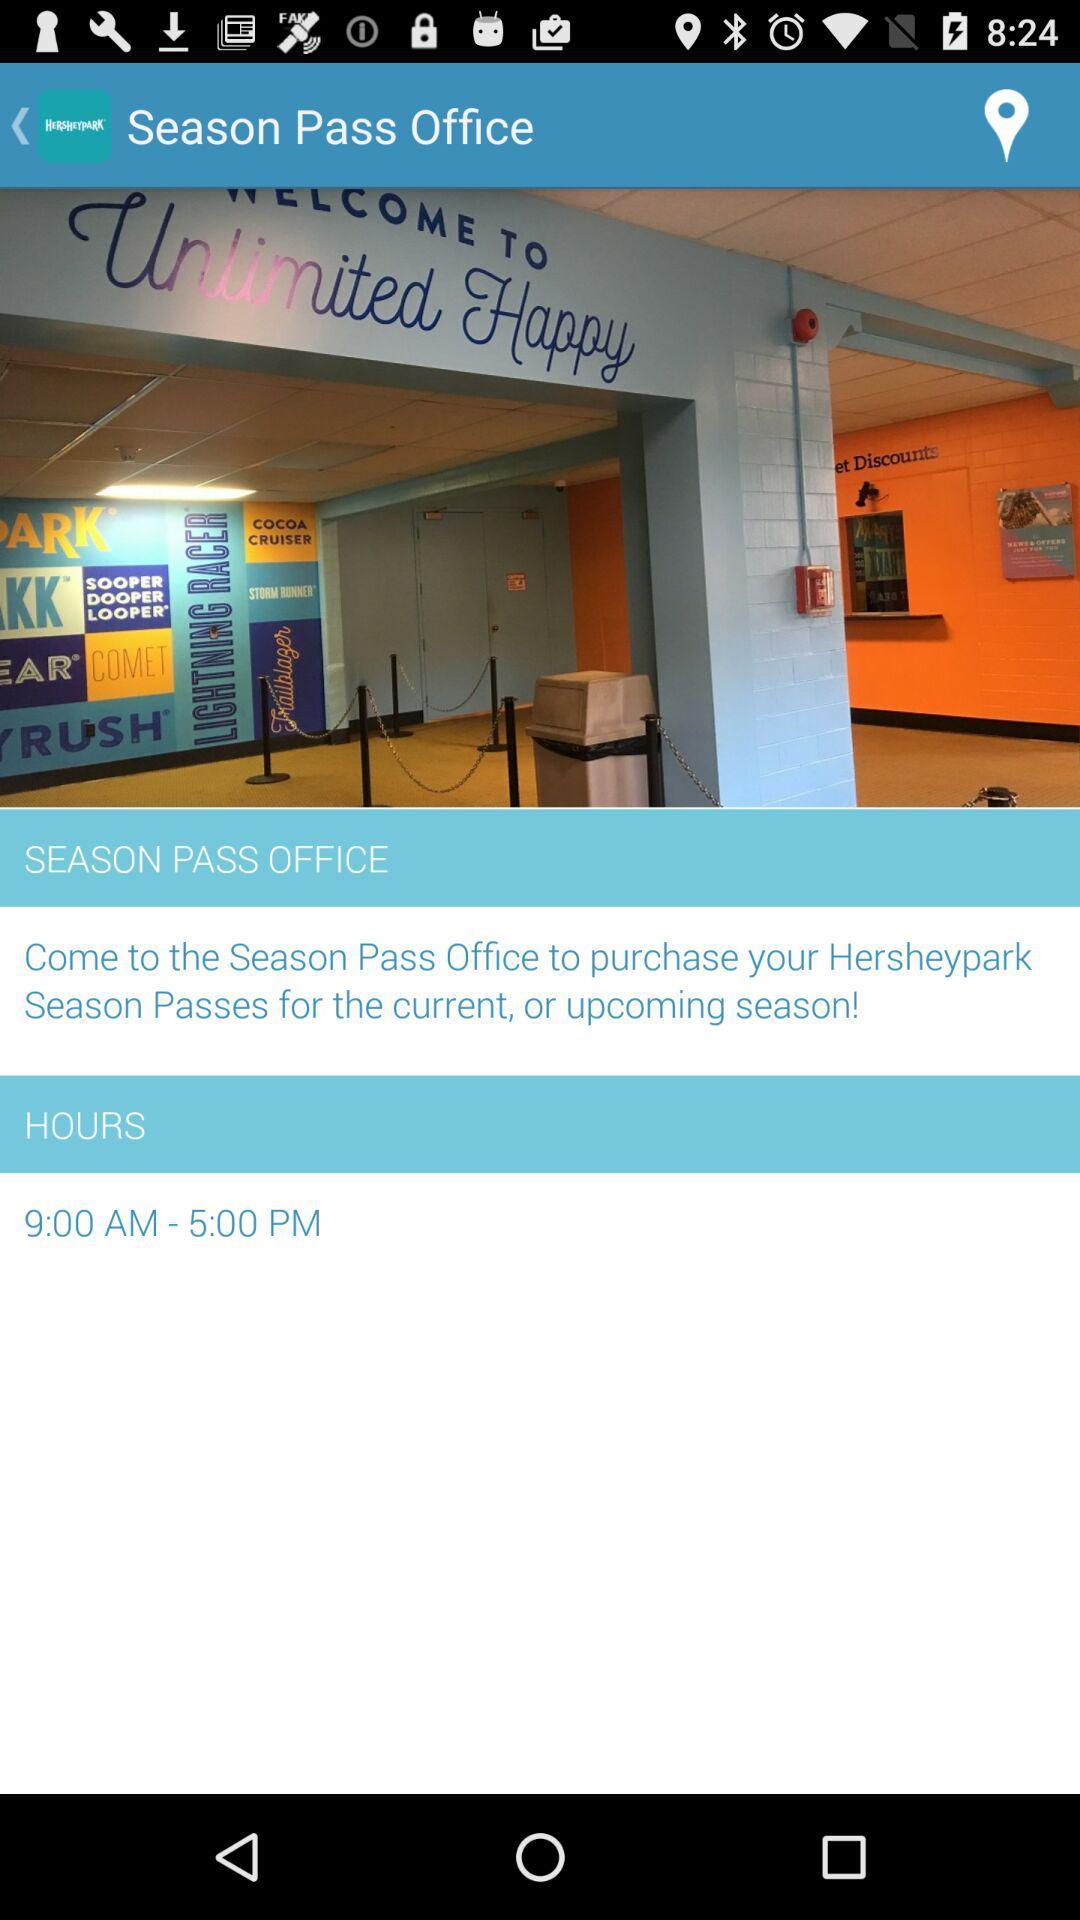  Describe the element at coordinates (540, 499) in the screenshot. I see `the icon above season pass office item` at that location.